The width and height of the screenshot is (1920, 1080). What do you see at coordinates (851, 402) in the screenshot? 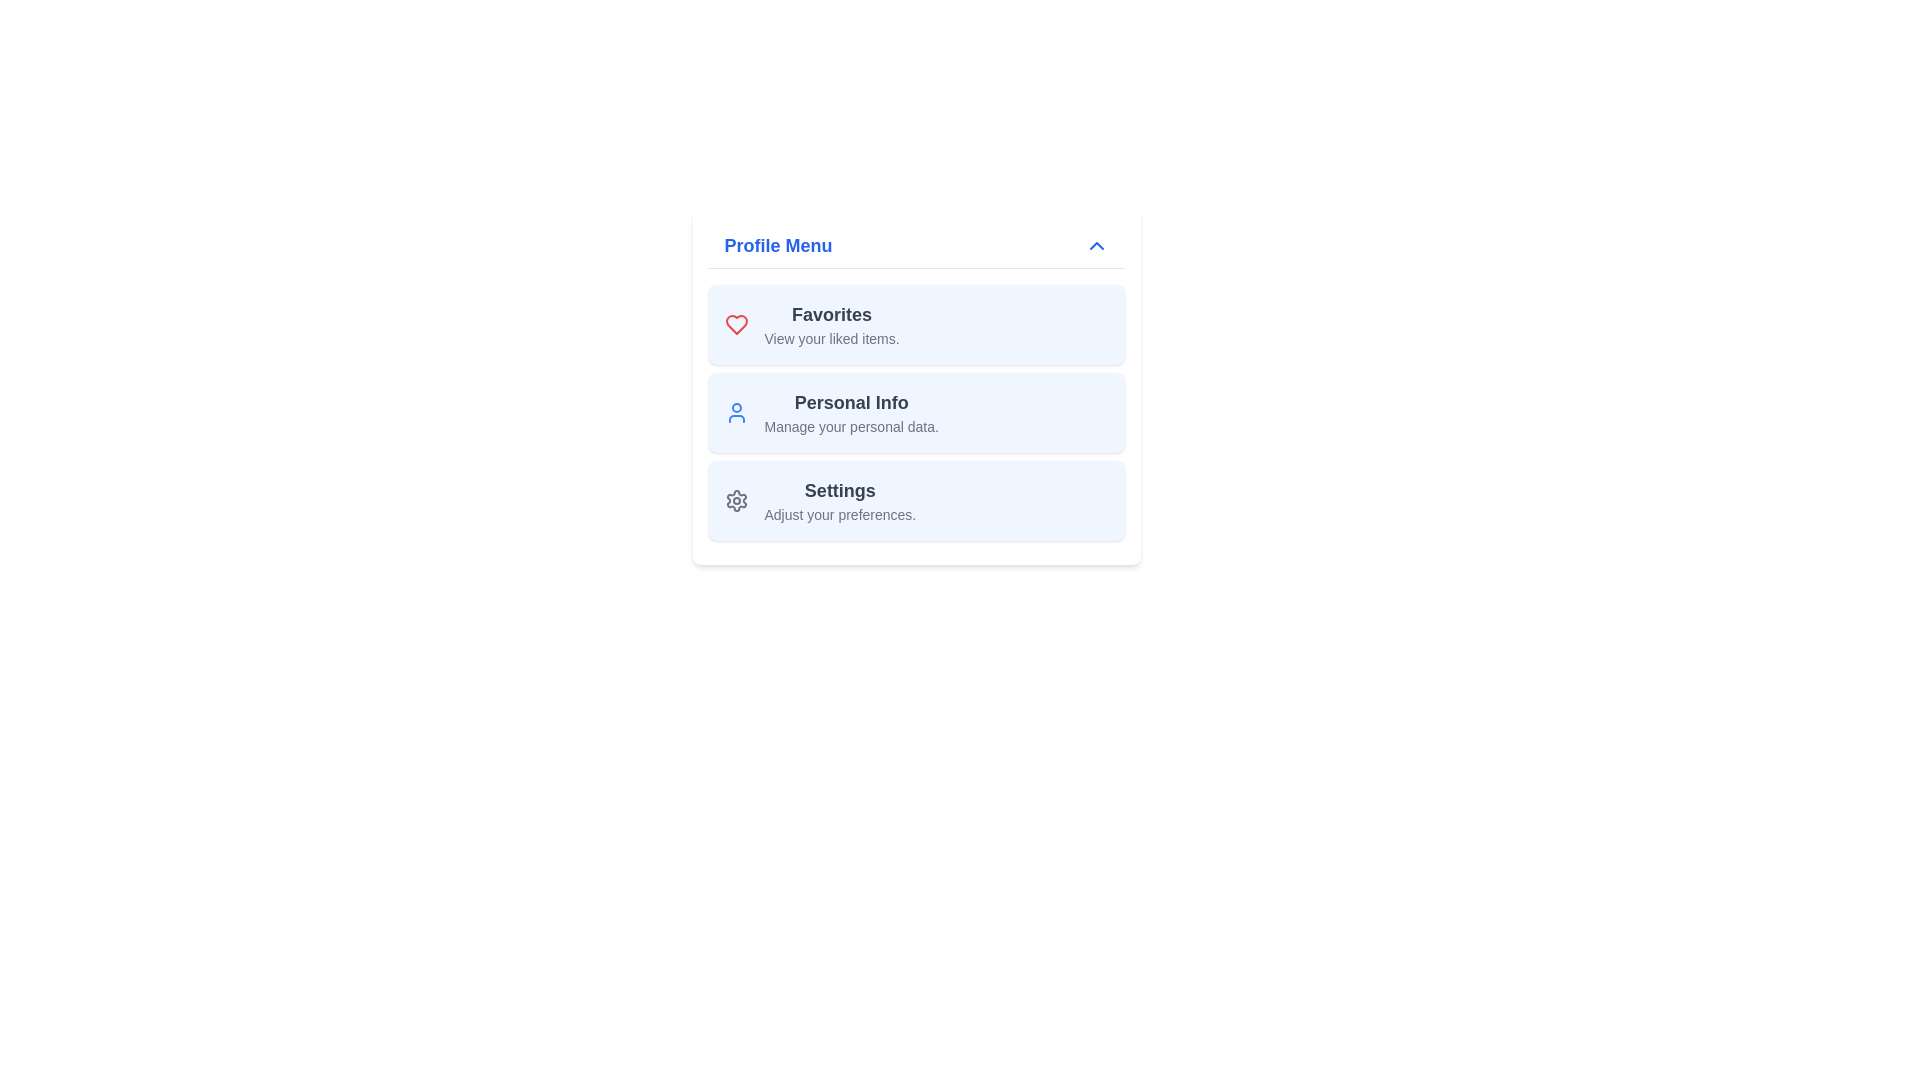
I see `the Label that serves as a heading for managing personal data, which is centrally aligned above the text 'Manage your personal data.'` at bounding box center [851, 402].